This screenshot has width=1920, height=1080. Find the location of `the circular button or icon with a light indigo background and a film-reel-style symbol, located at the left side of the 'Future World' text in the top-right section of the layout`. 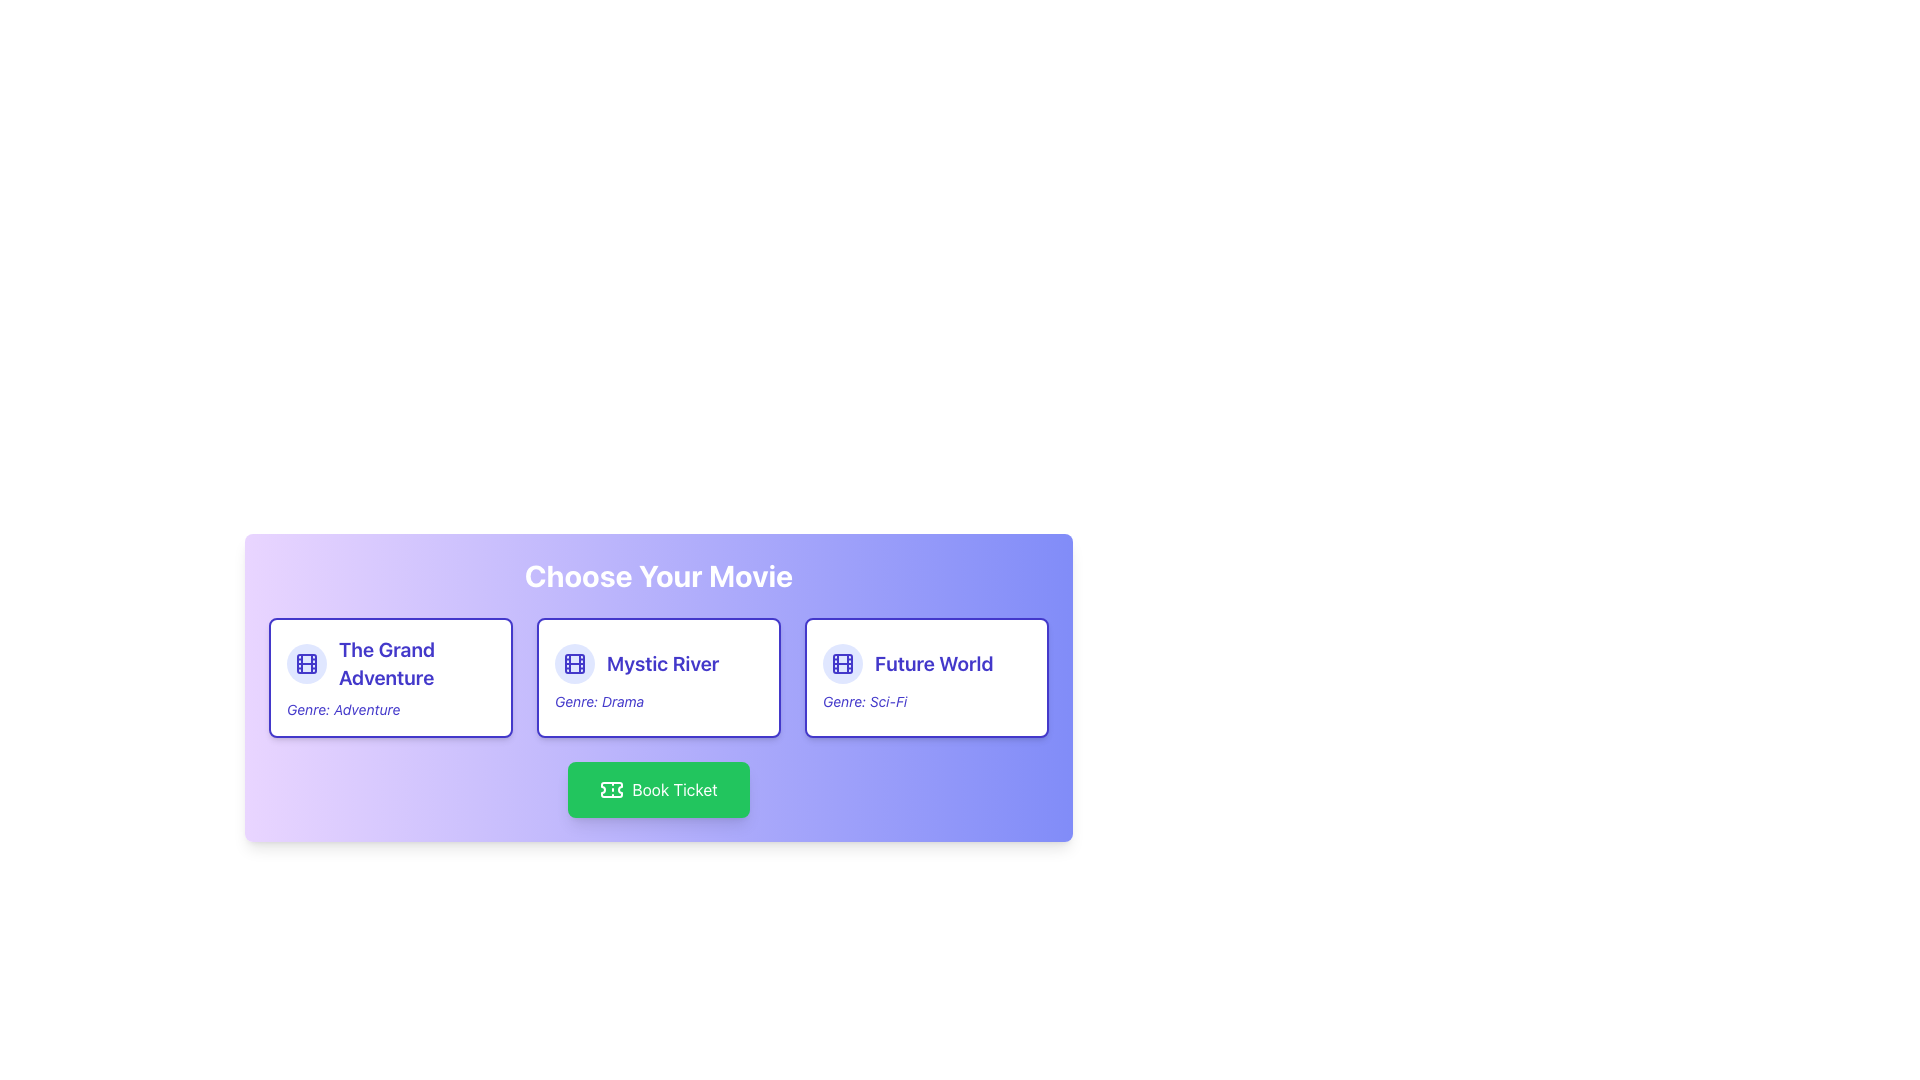

the circular button or icon with a light indigo background and a film-reel-style symbol, located at the left side of the 'Future World' text in the top-right section of the layout is located at coordinates (843, 663).